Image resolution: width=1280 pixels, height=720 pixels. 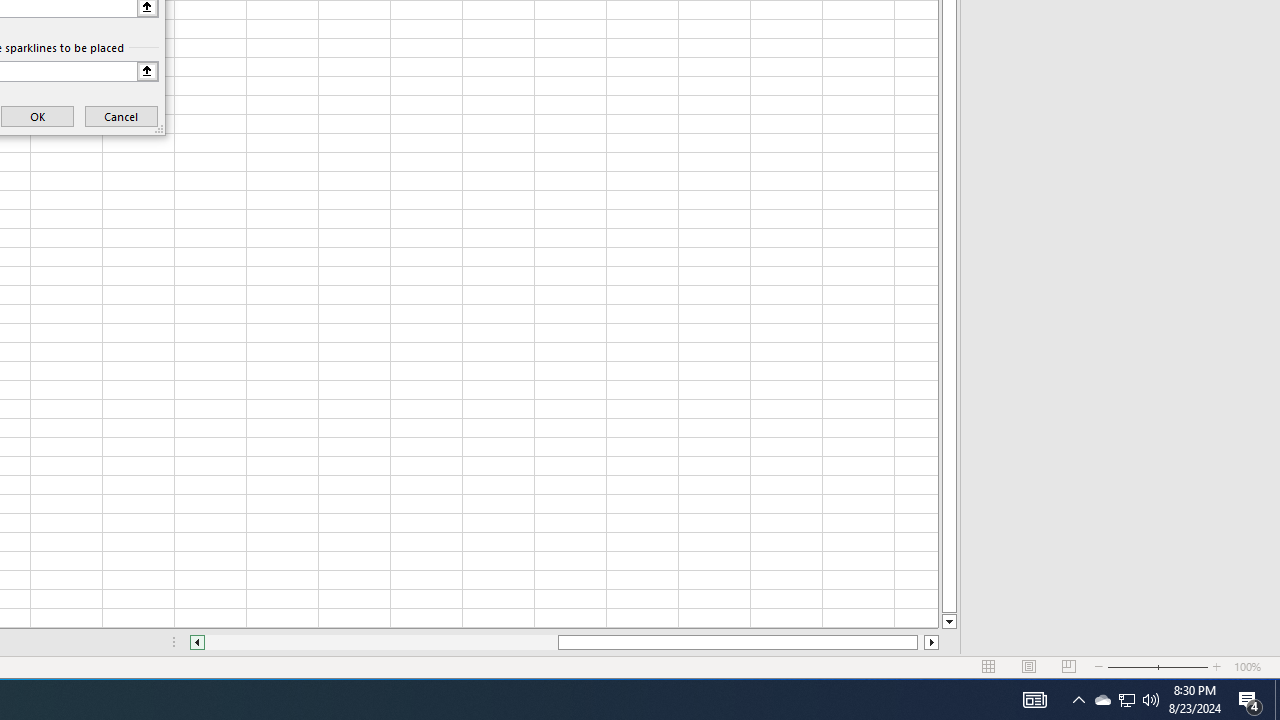 I want to click on 'Page Break Preview', so click(x=1068, y=667).